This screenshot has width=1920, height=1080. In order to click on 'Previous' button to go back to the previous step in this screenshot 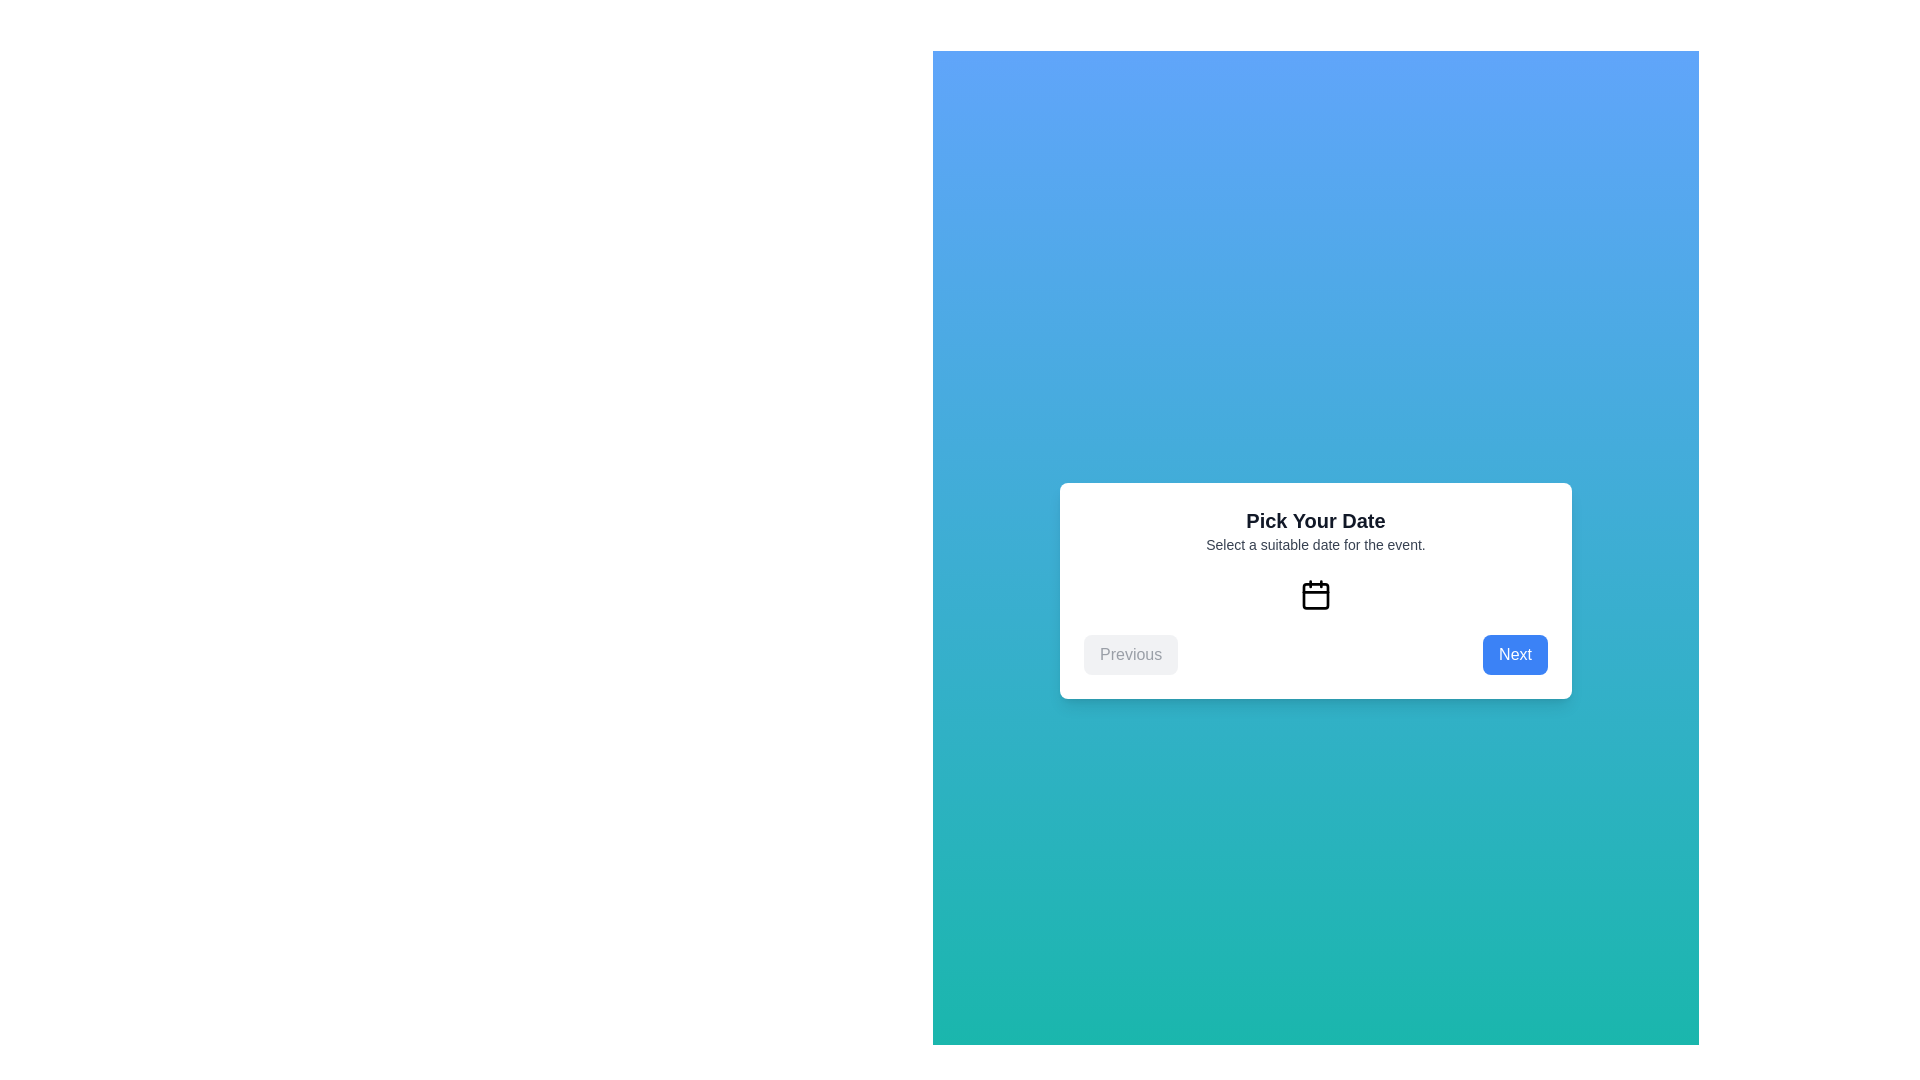, I will do `click(1131, 655)`.